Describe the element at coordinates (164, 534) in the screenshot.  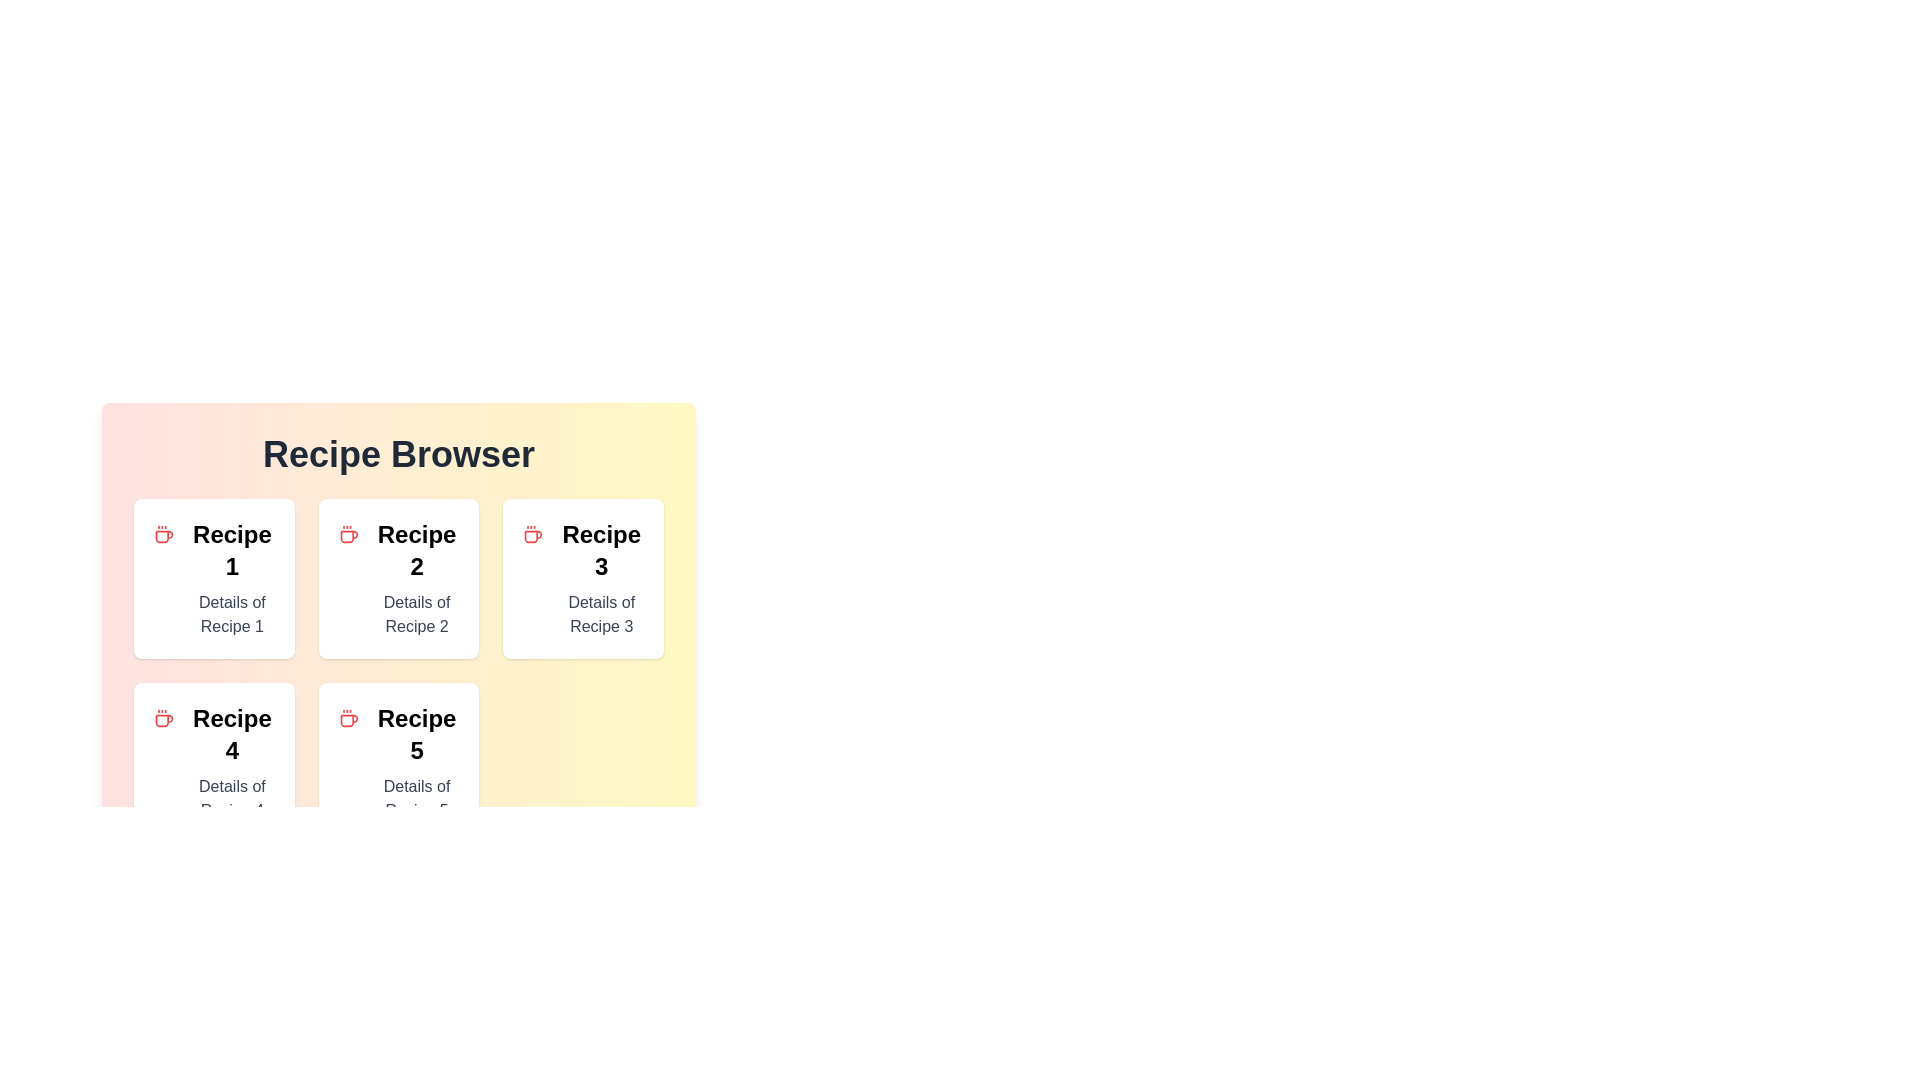
I see `the coffee cup icon to the left of the 'Recipe 1' text in the recipe grid` at that location.